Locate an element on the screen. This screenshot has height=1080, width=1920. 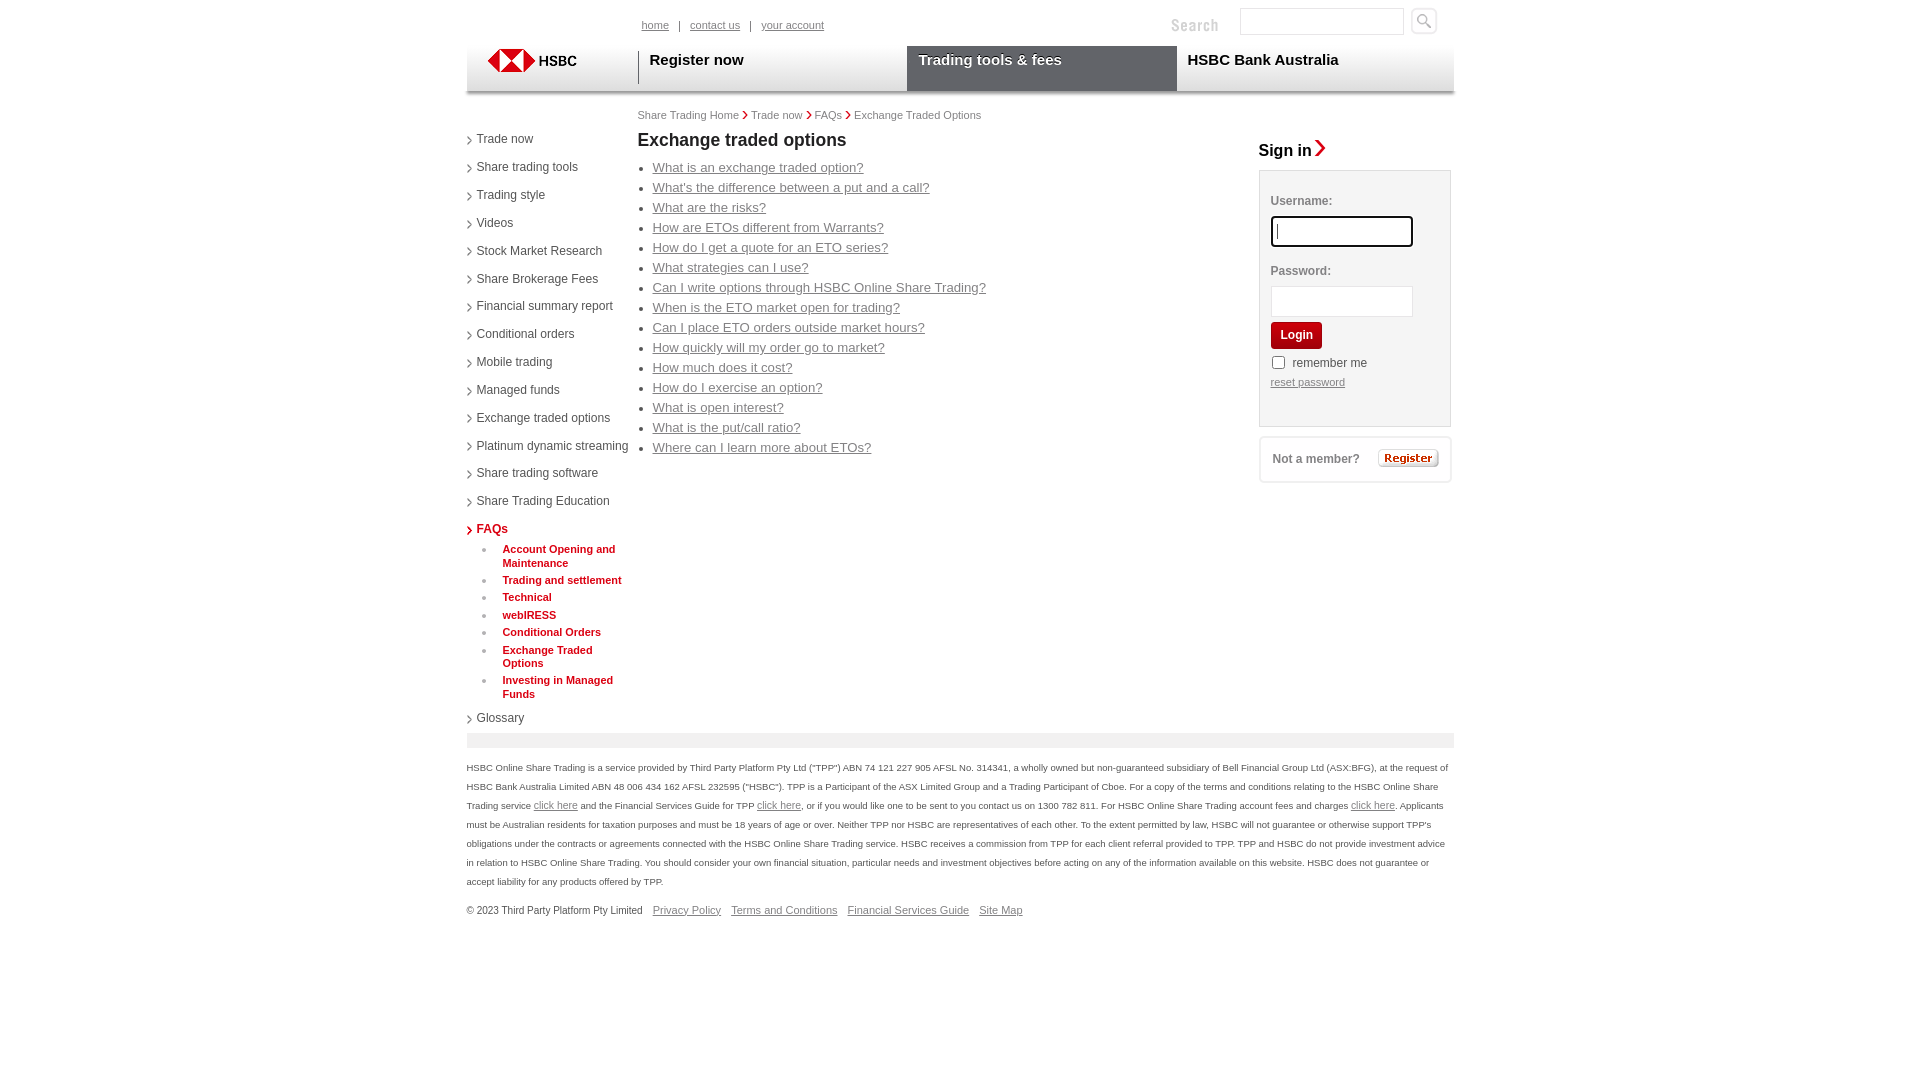
'When is the ETO market open for trading?' is located at coordinates (775, 307).